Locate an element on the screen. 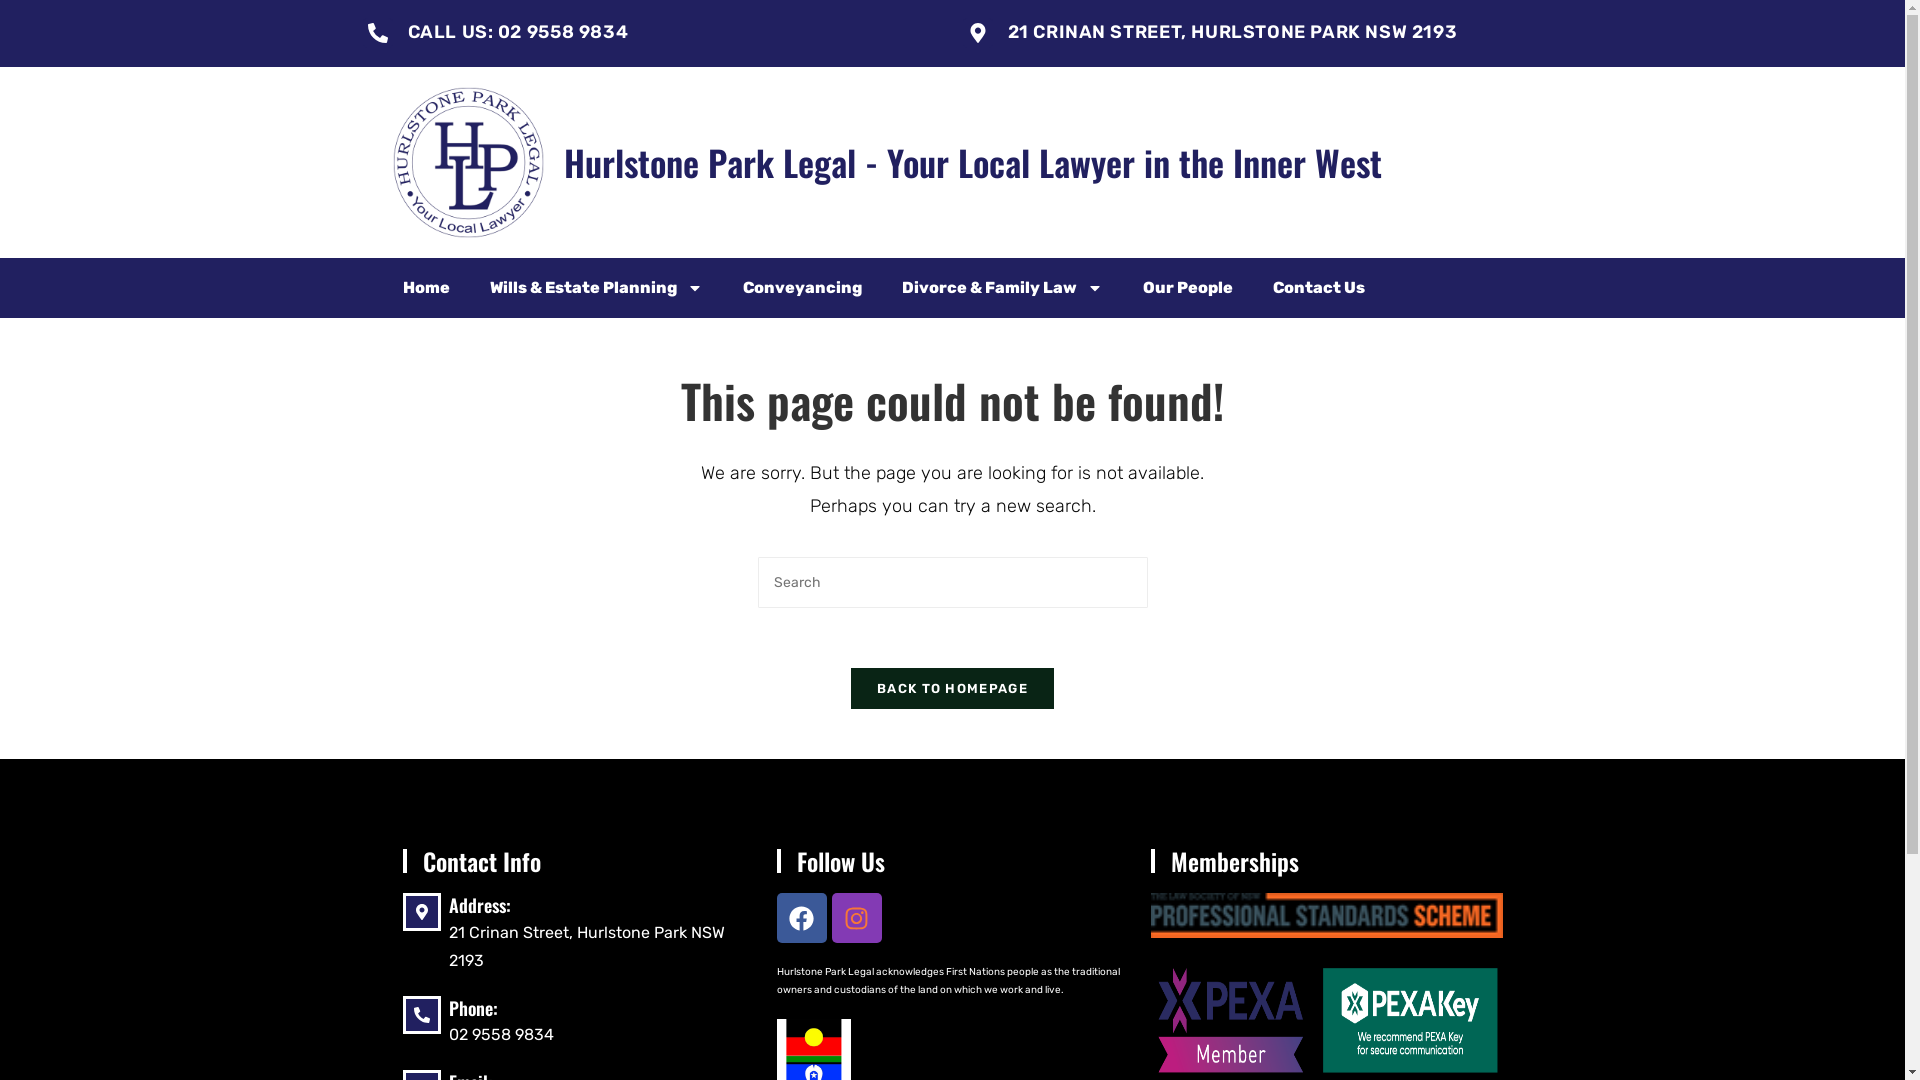 This screenshot has height=1080, width=1920. 'BACK TO HOMEPAGE' is located at coordinates (850, 687).